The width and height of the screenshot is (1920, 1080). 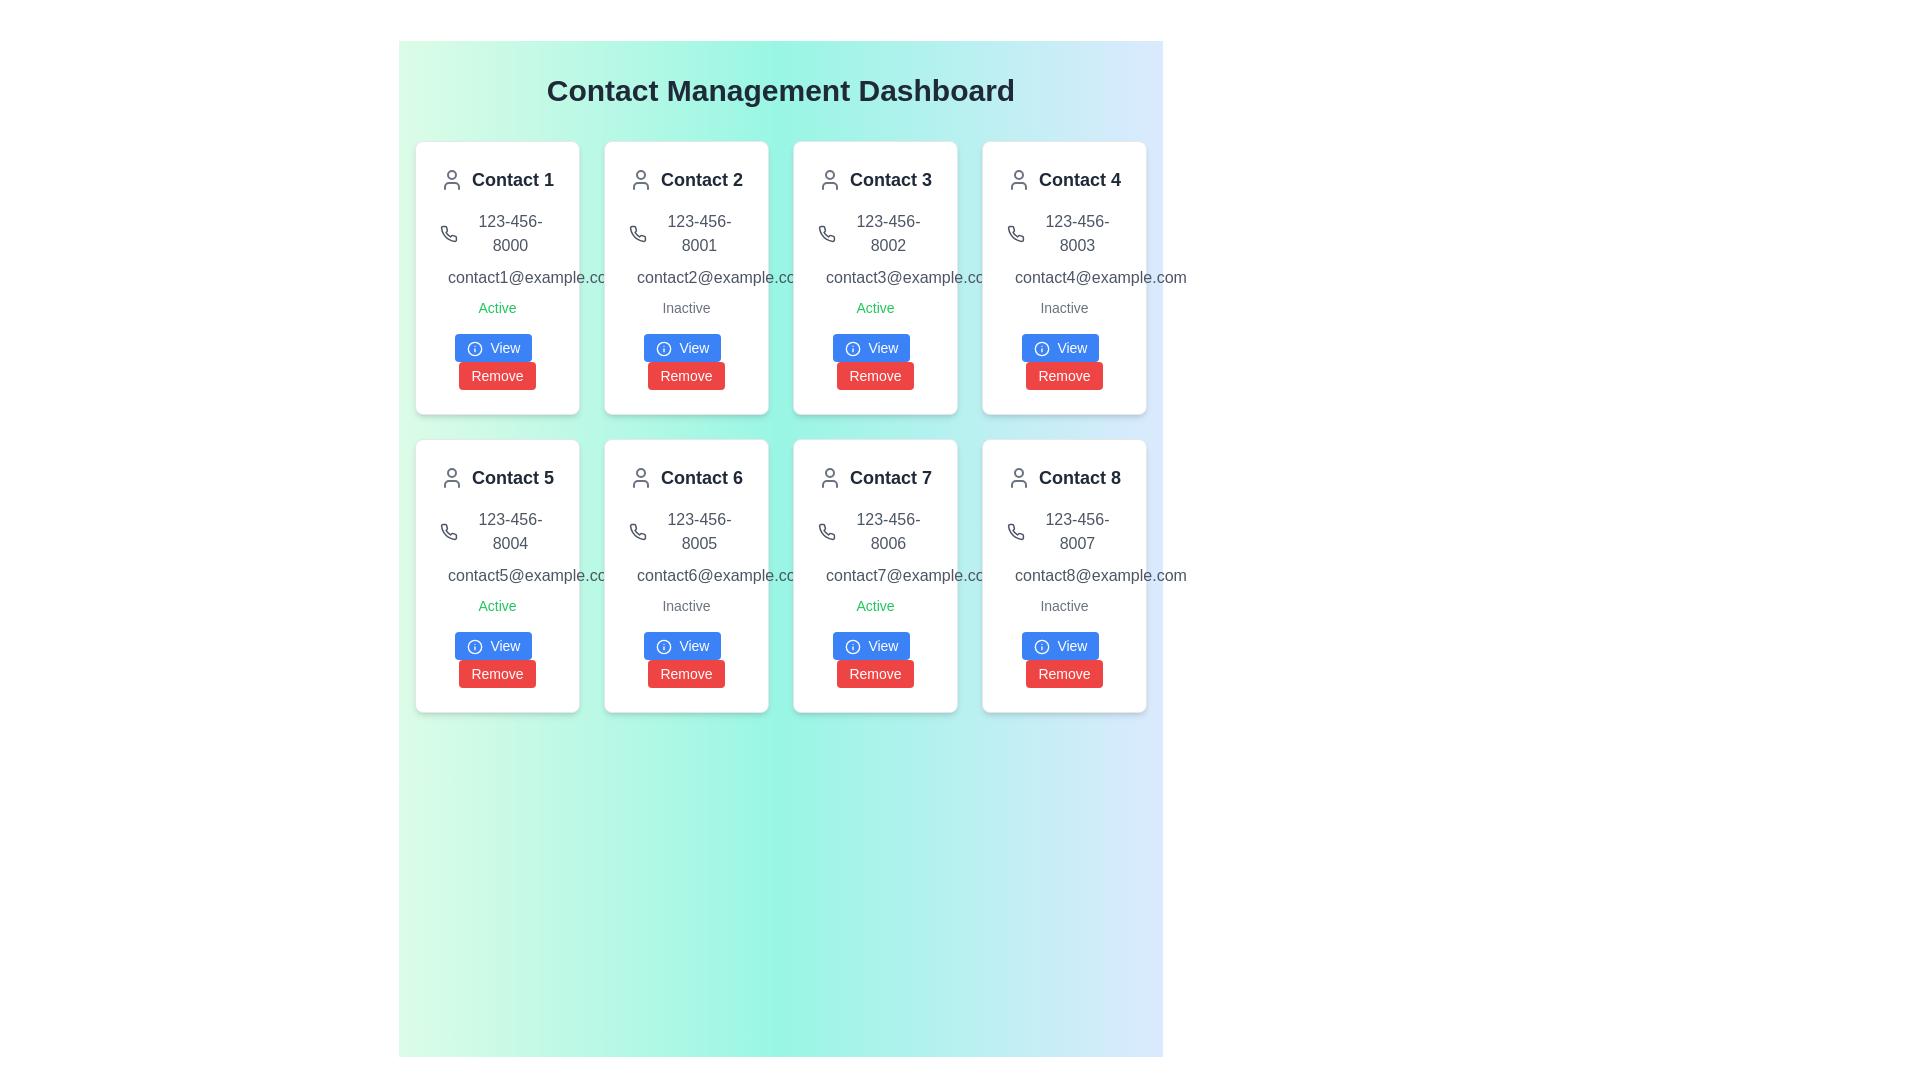 I want to click on the 'view' button located in the 'Contact 7' card, so click(x=871, y=645).